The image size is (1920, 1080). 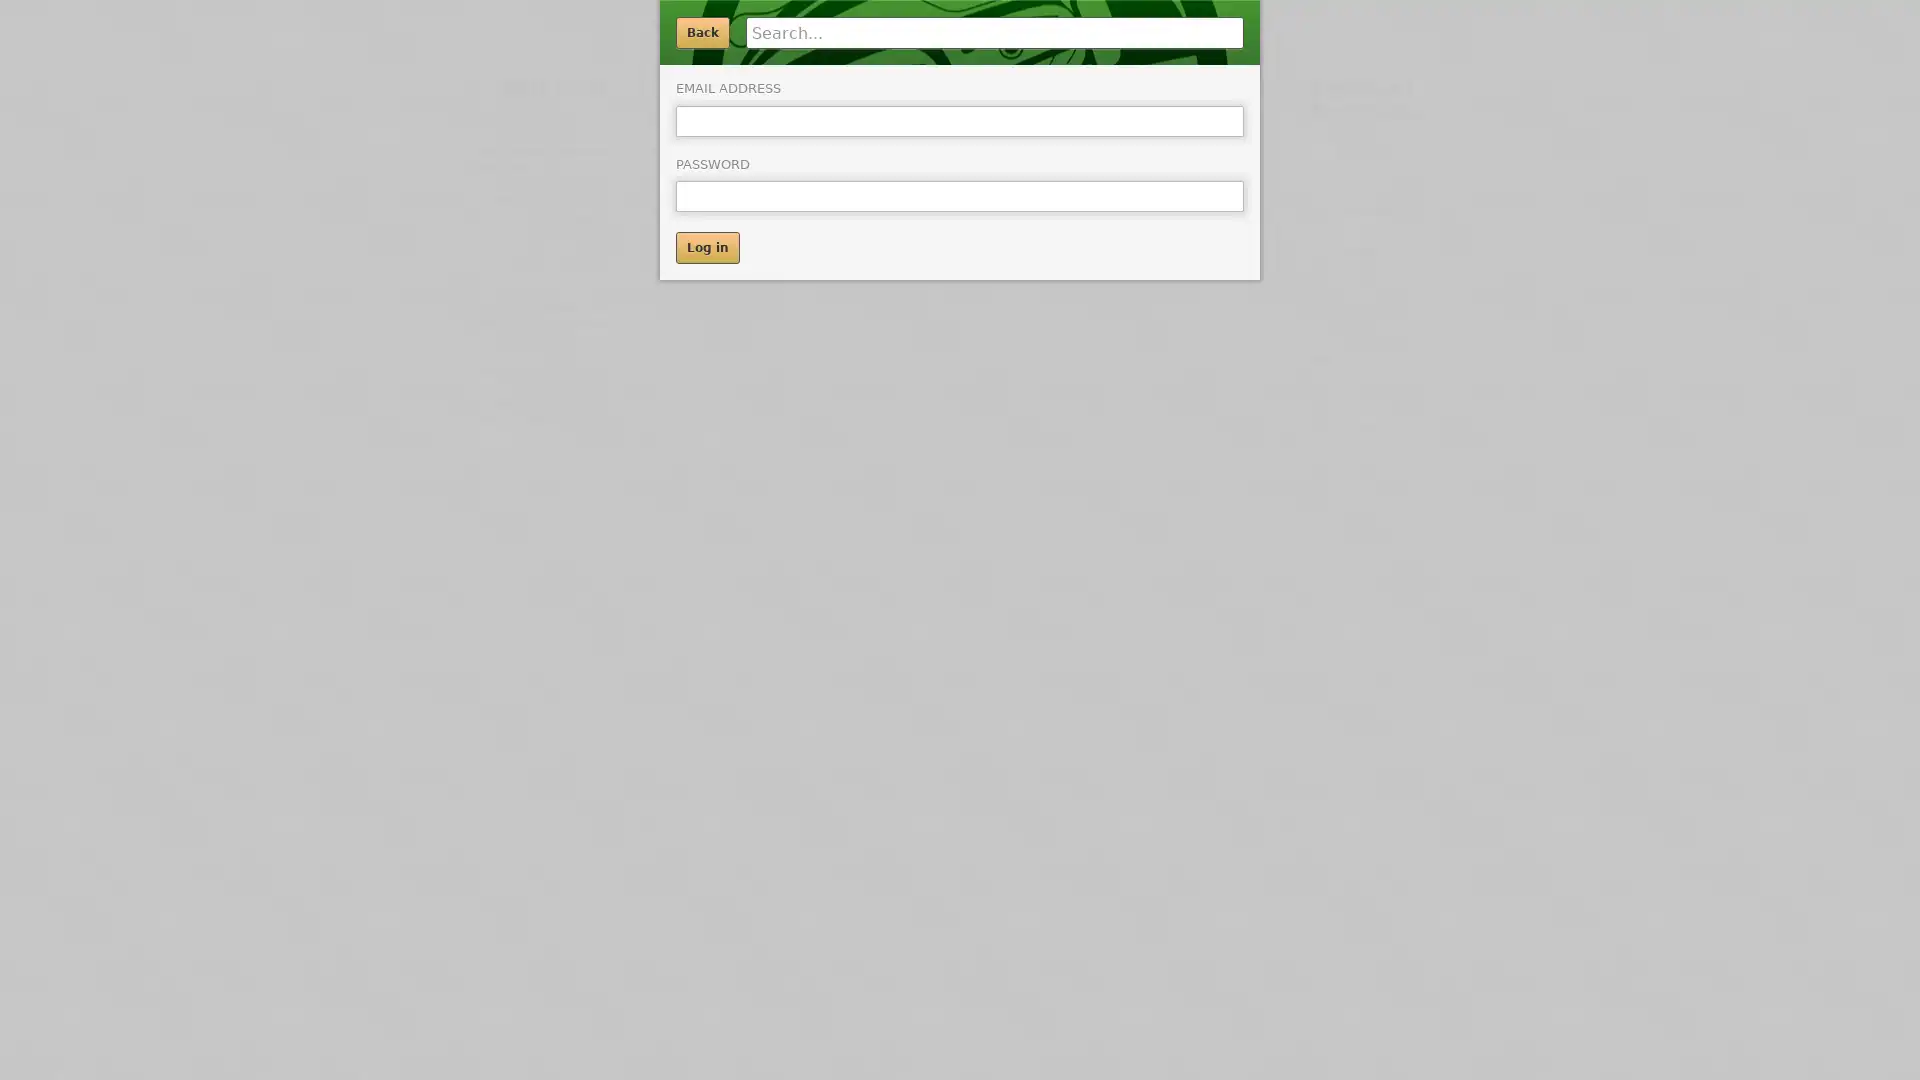 What do you see at coordinates (708, 246) in the screenshot?
I see `Log in` at bounding box center [708, 246].